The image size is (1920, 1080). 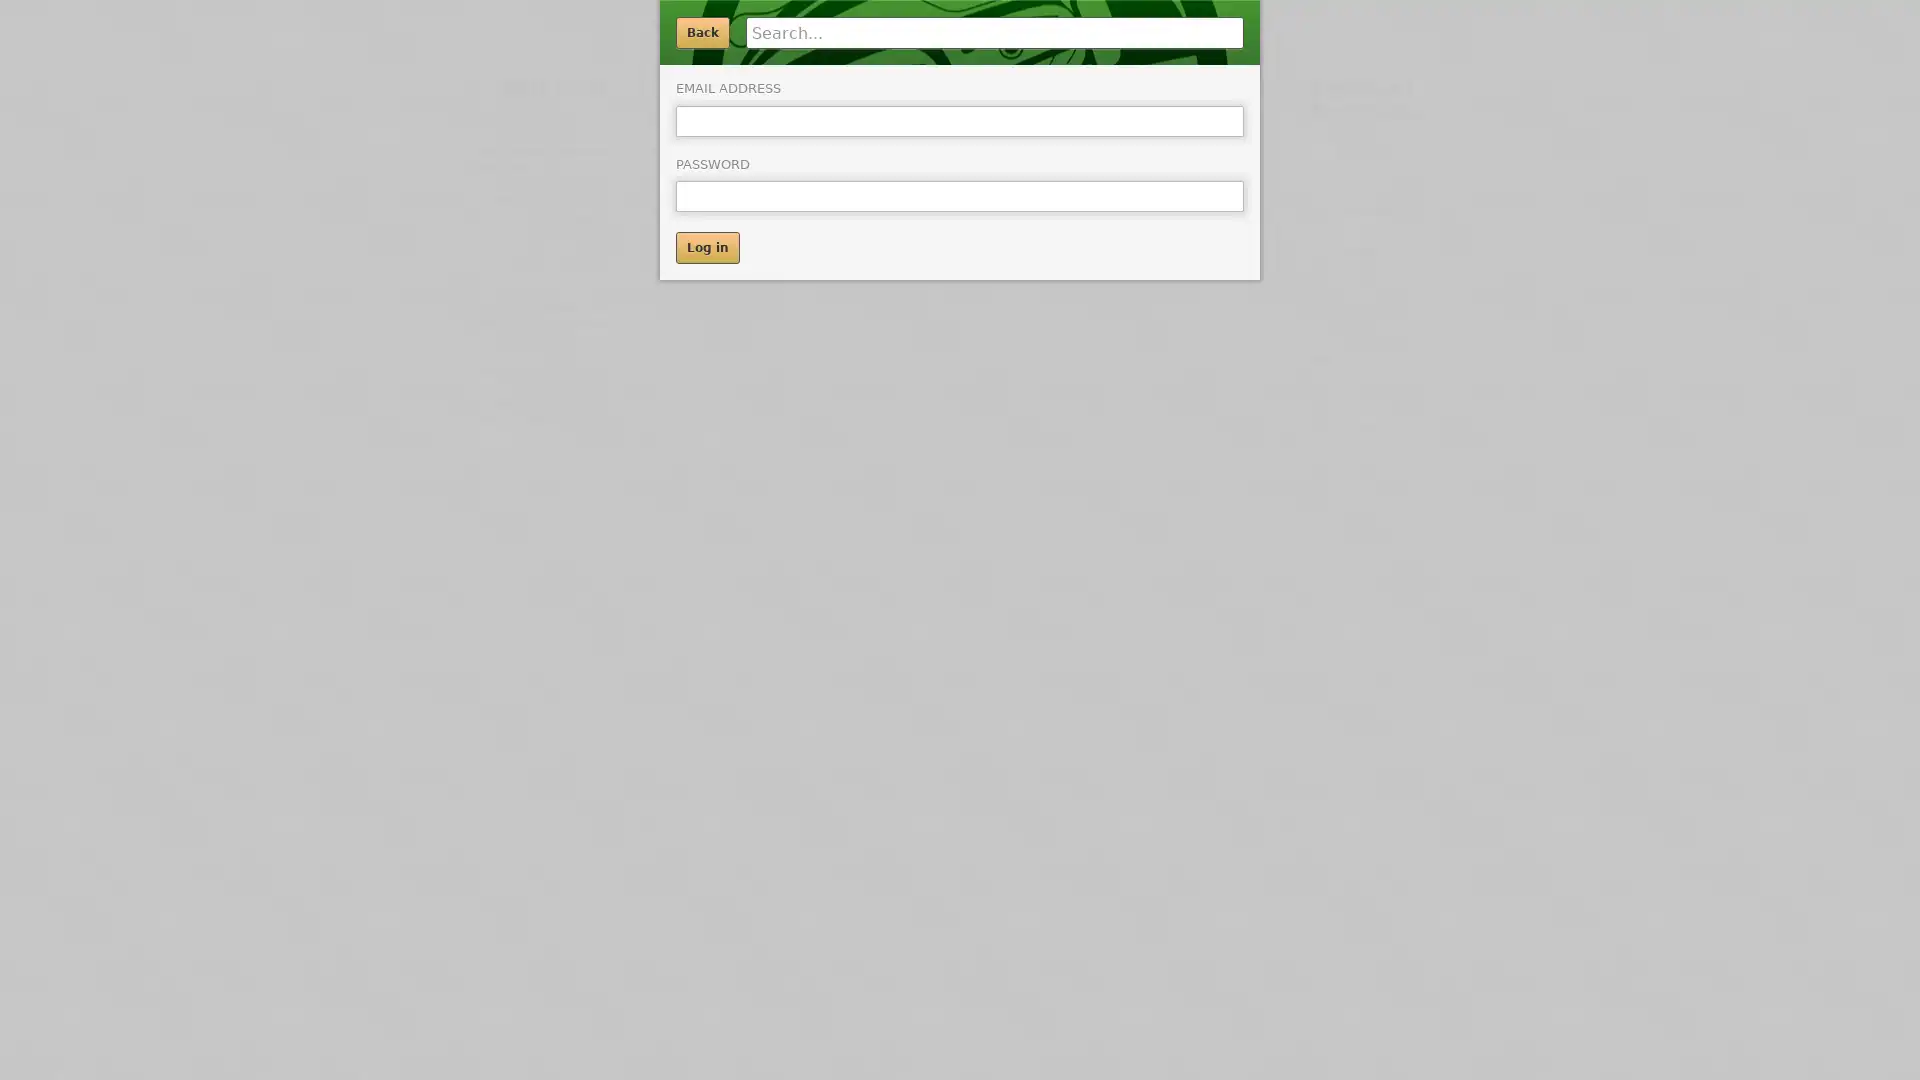 What do you see at coordinates (708, 246) in the screenshot?
I see `Log in` at bounding box center [708, 246].